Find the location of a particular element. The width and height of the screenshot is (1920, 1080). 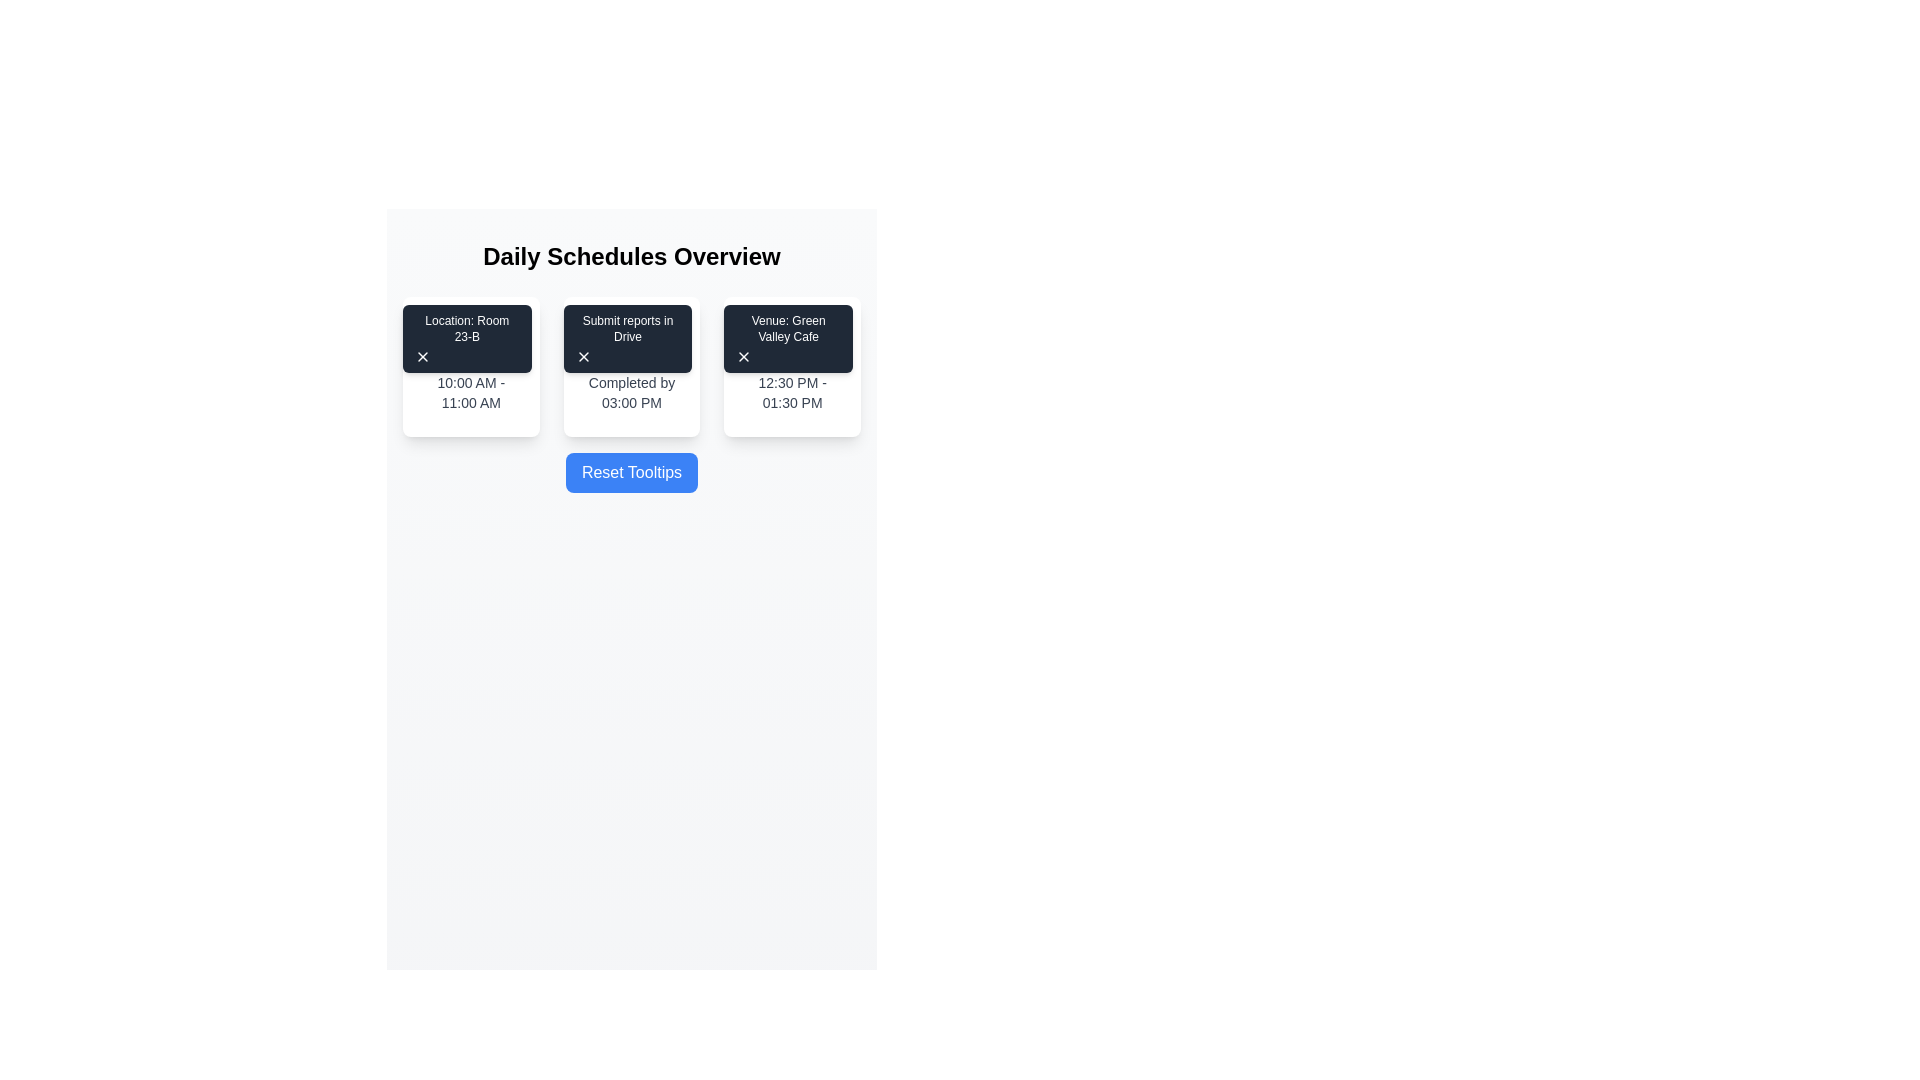

the close button in the top-right corner of the card displaying 'Venue: Green Valley Cafe' is located at coordinates (743, 356).